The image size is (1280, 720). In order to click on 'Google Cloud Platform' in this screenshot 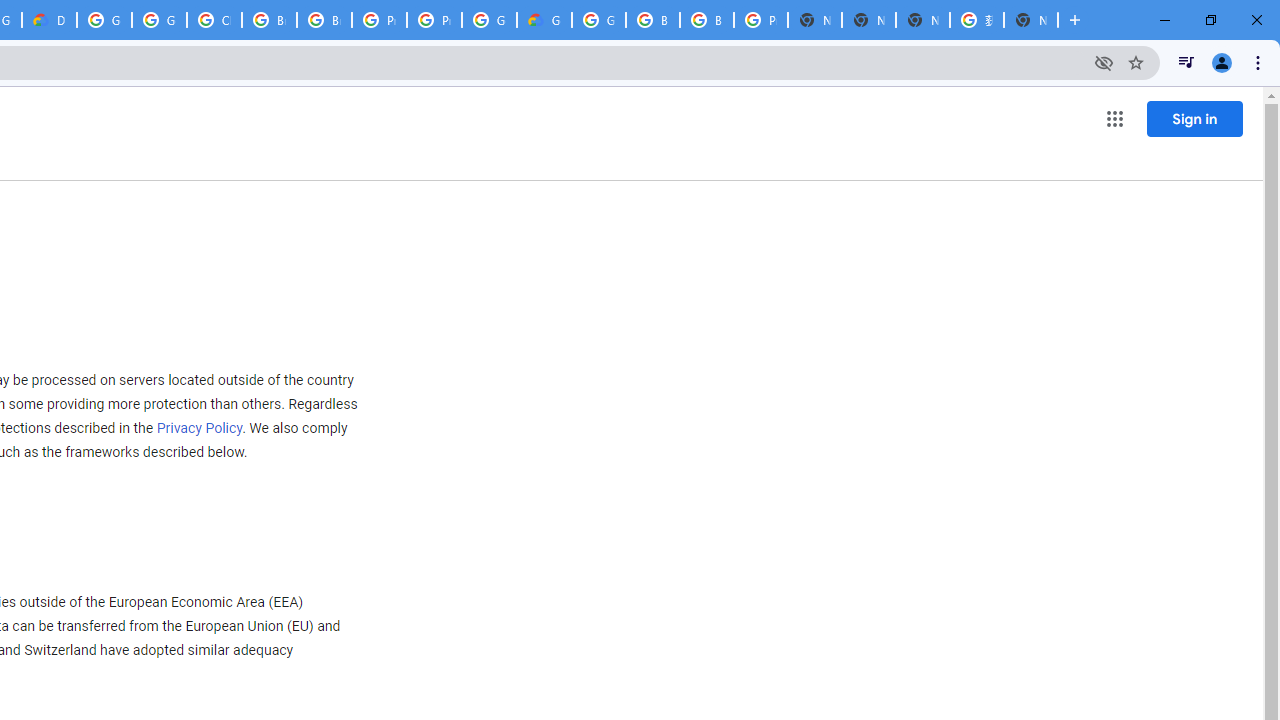, I will do `click(598, 20)`.